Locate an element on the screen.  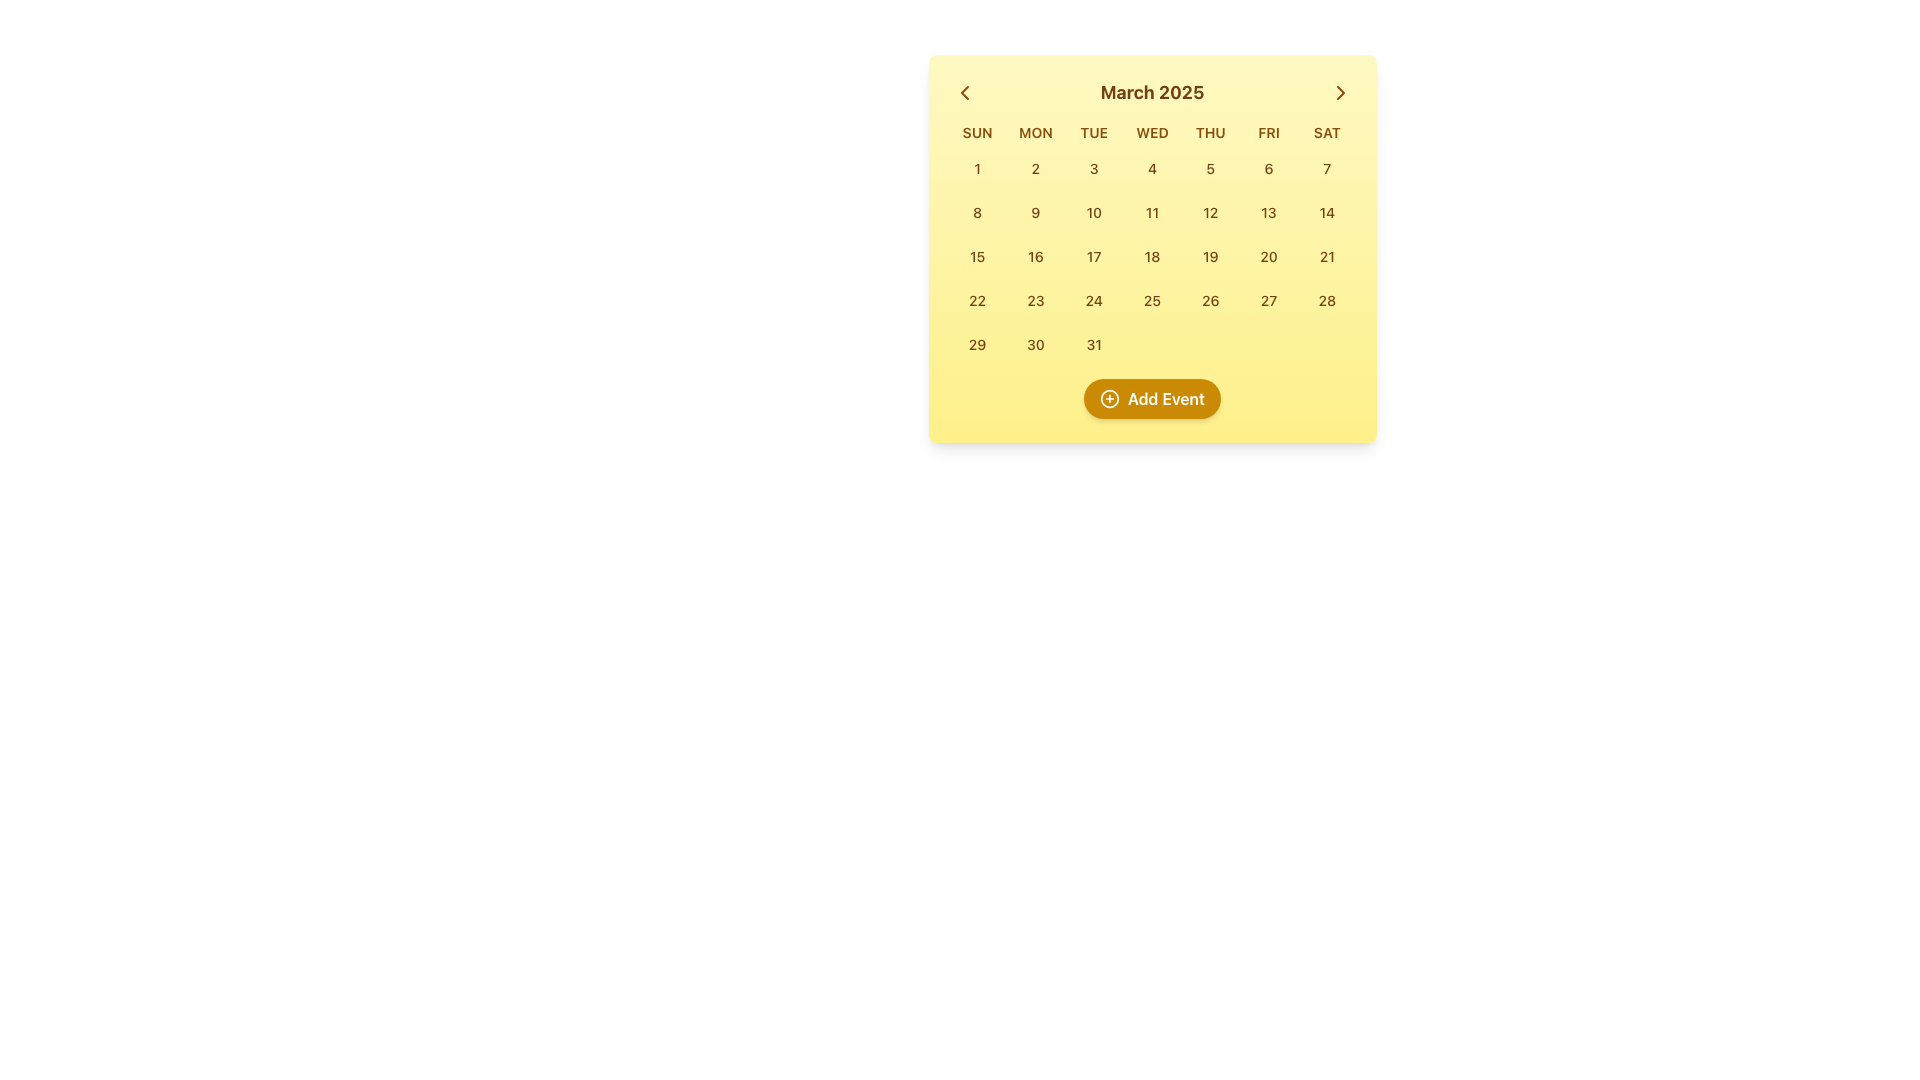
the static text element displaying the number '30' in bold brown font located in the bottom-right quadrant of the March 2025 calendar grid is located at coordinates (1035, 343).